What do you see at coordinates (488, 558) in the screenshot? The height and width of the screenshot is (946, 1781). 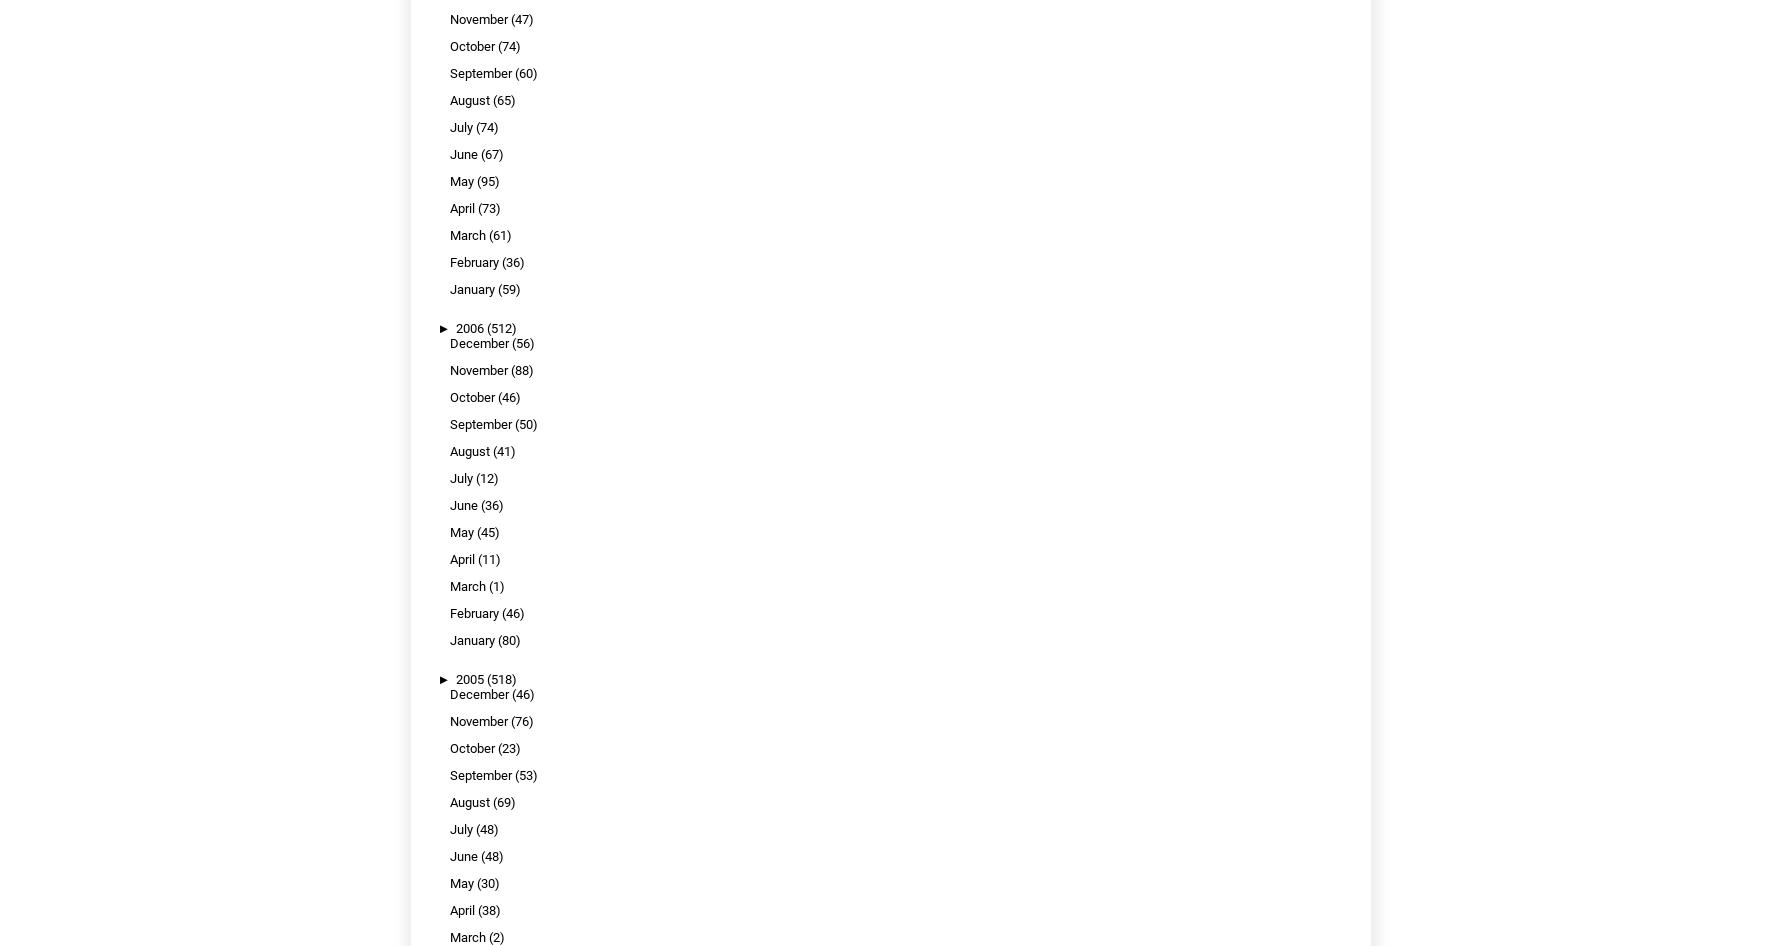 I see `'(11)'` at bounding box center [488, 558].